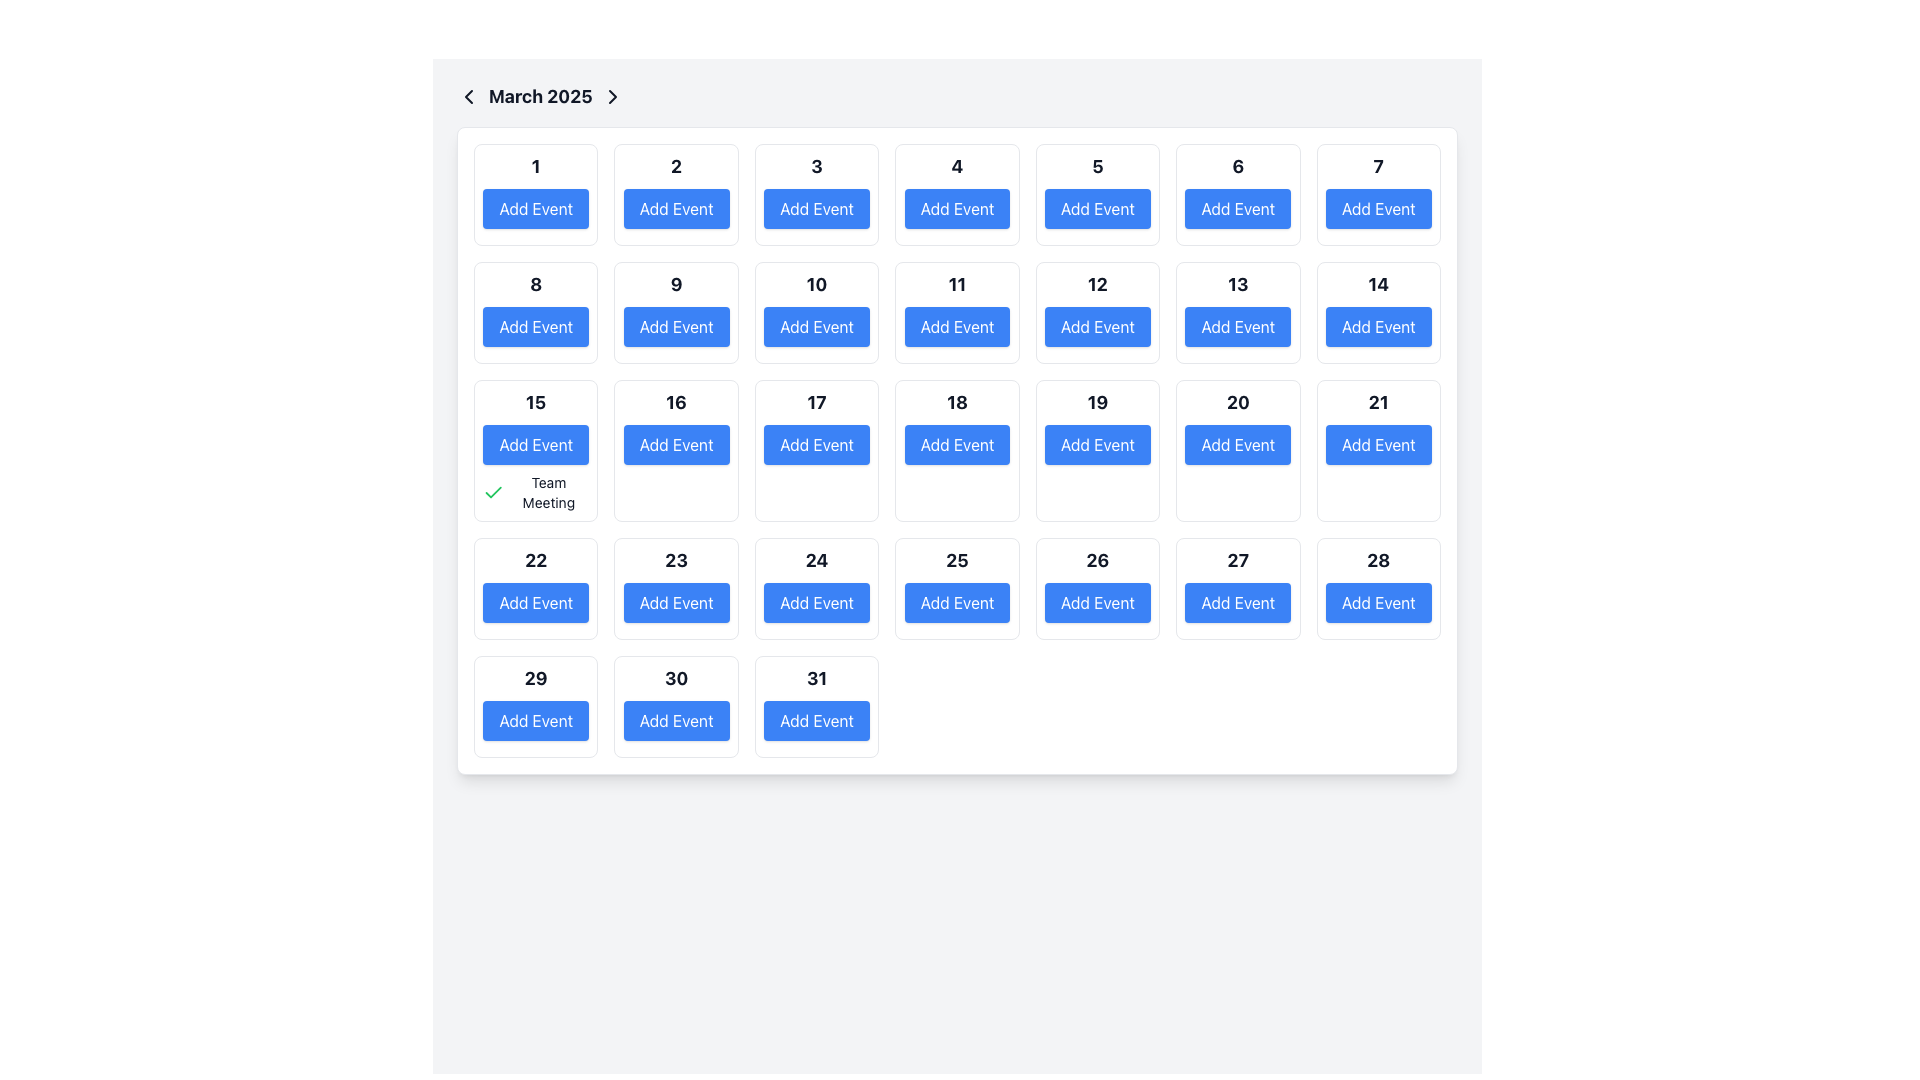 The image size is (1920, 1080). I want to click on the leftward-pointing chevron icon, so click(468, 96).